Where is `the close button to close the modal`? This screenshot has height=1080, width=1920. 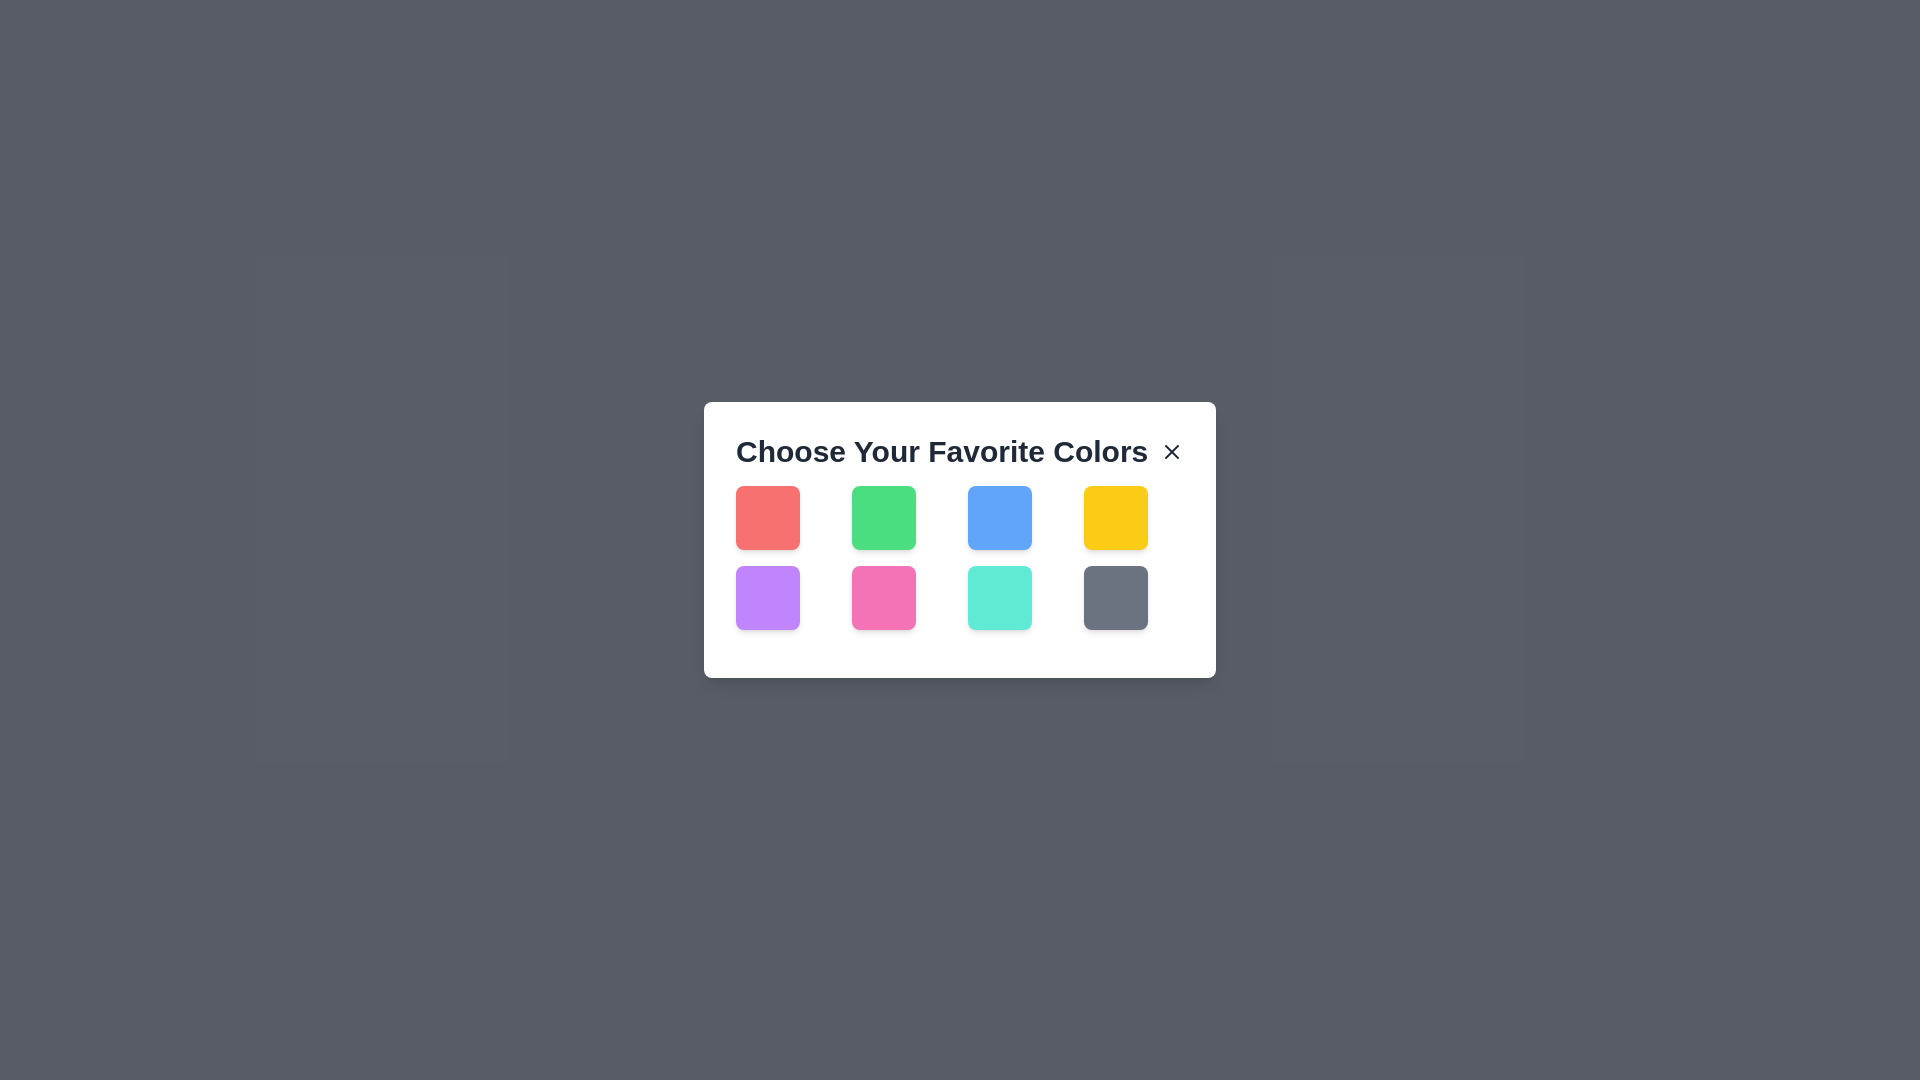 the close button to close the modal is located at coordinates (1171, 451).